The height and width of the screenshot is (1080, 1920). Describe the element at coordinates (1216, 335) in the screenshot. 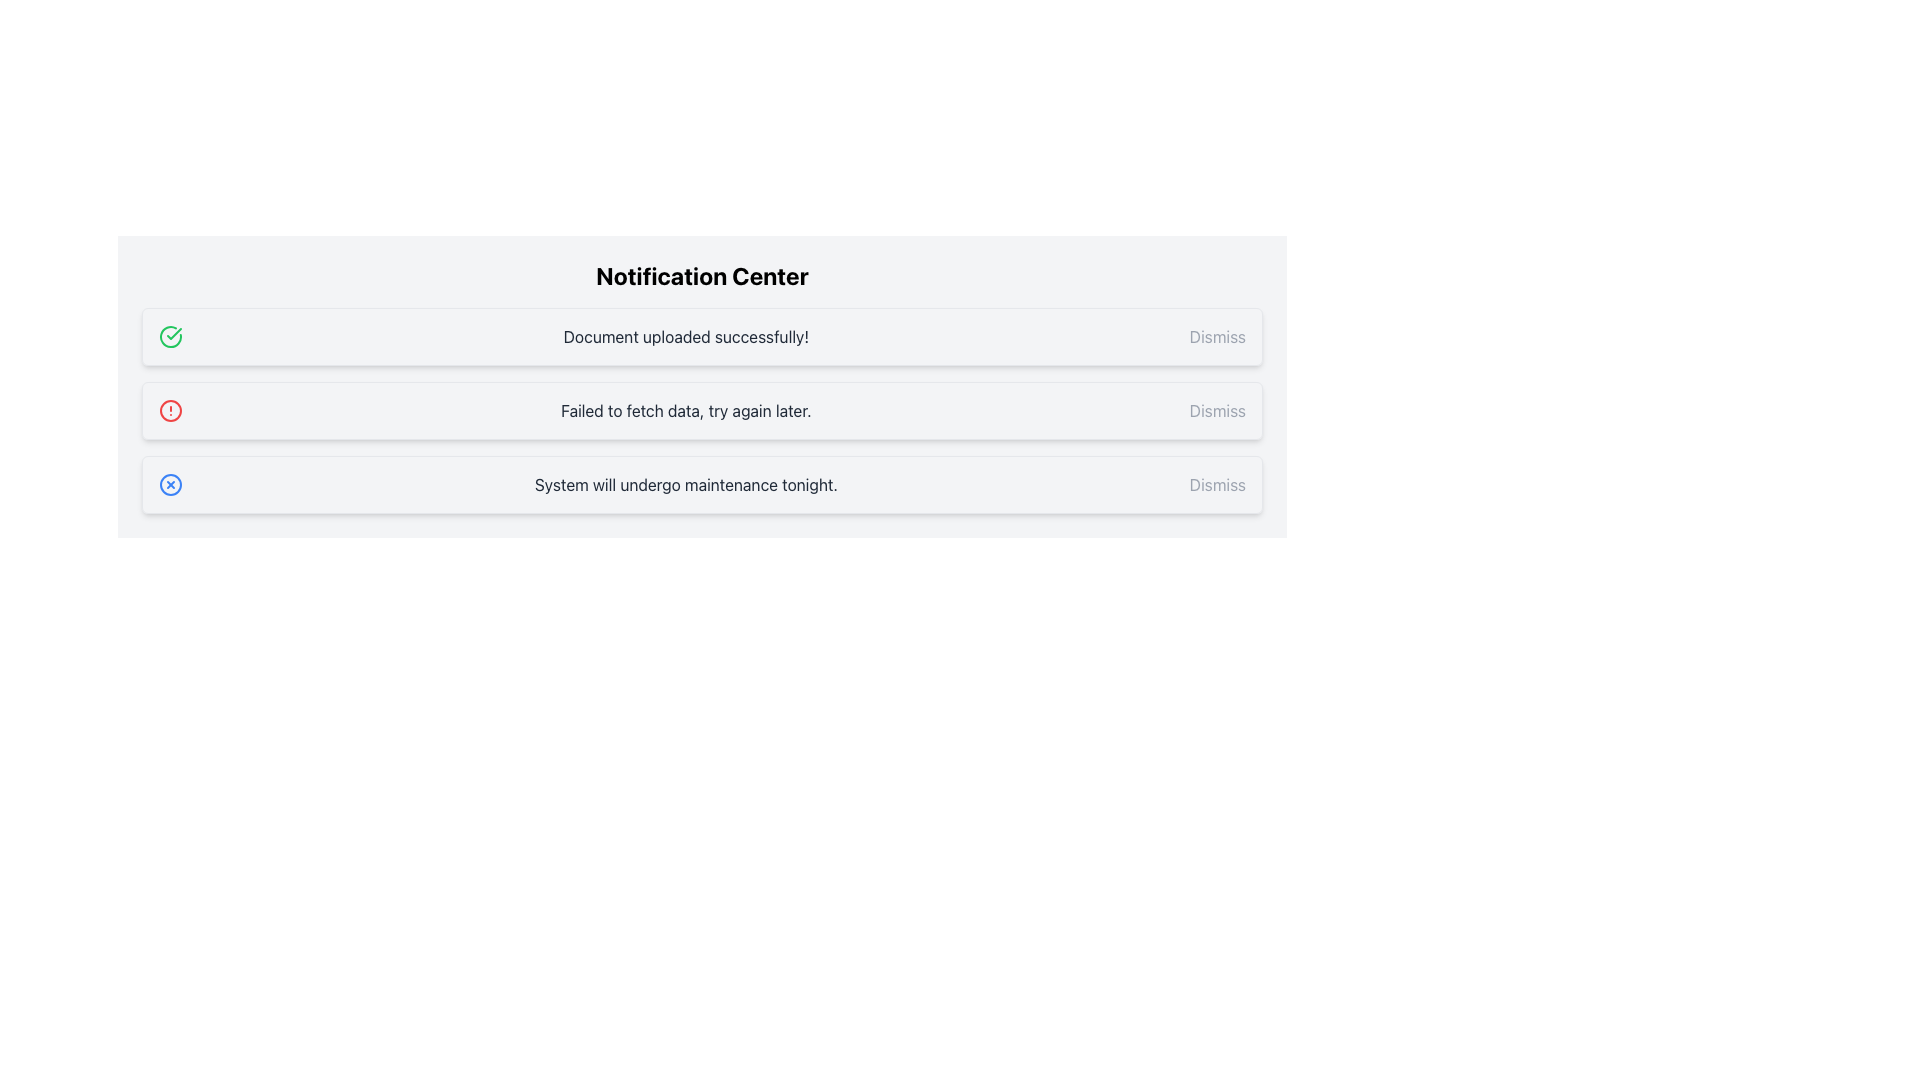

I see `the 'Dismiss' button, which is a gray text label that turns red on hover, located to the far-right of the notification message 'Document uploaded successfully!'` at that location.